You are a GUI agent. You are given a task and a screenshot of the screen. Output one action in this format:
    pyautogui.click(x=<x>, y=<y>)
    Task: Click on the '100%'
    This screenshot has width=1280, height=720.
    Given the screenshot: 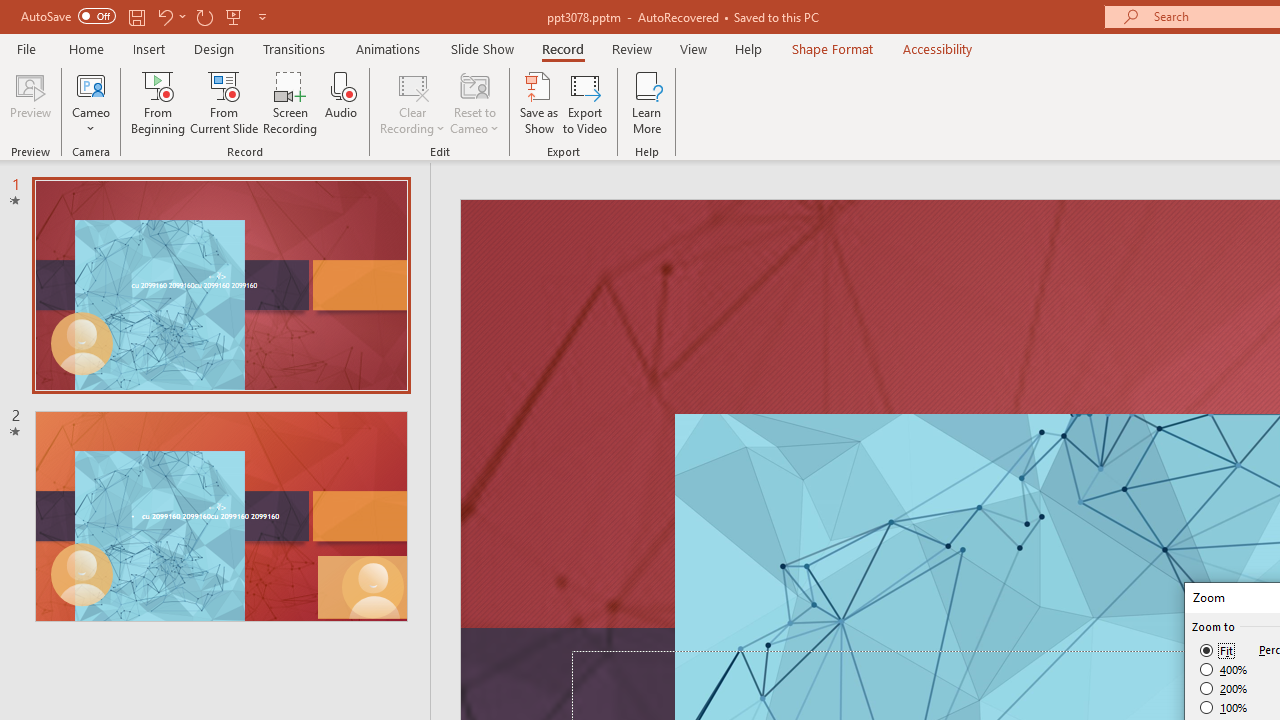 What is the action you would take?
    pyautogui.click(x=1223, y=706)
    